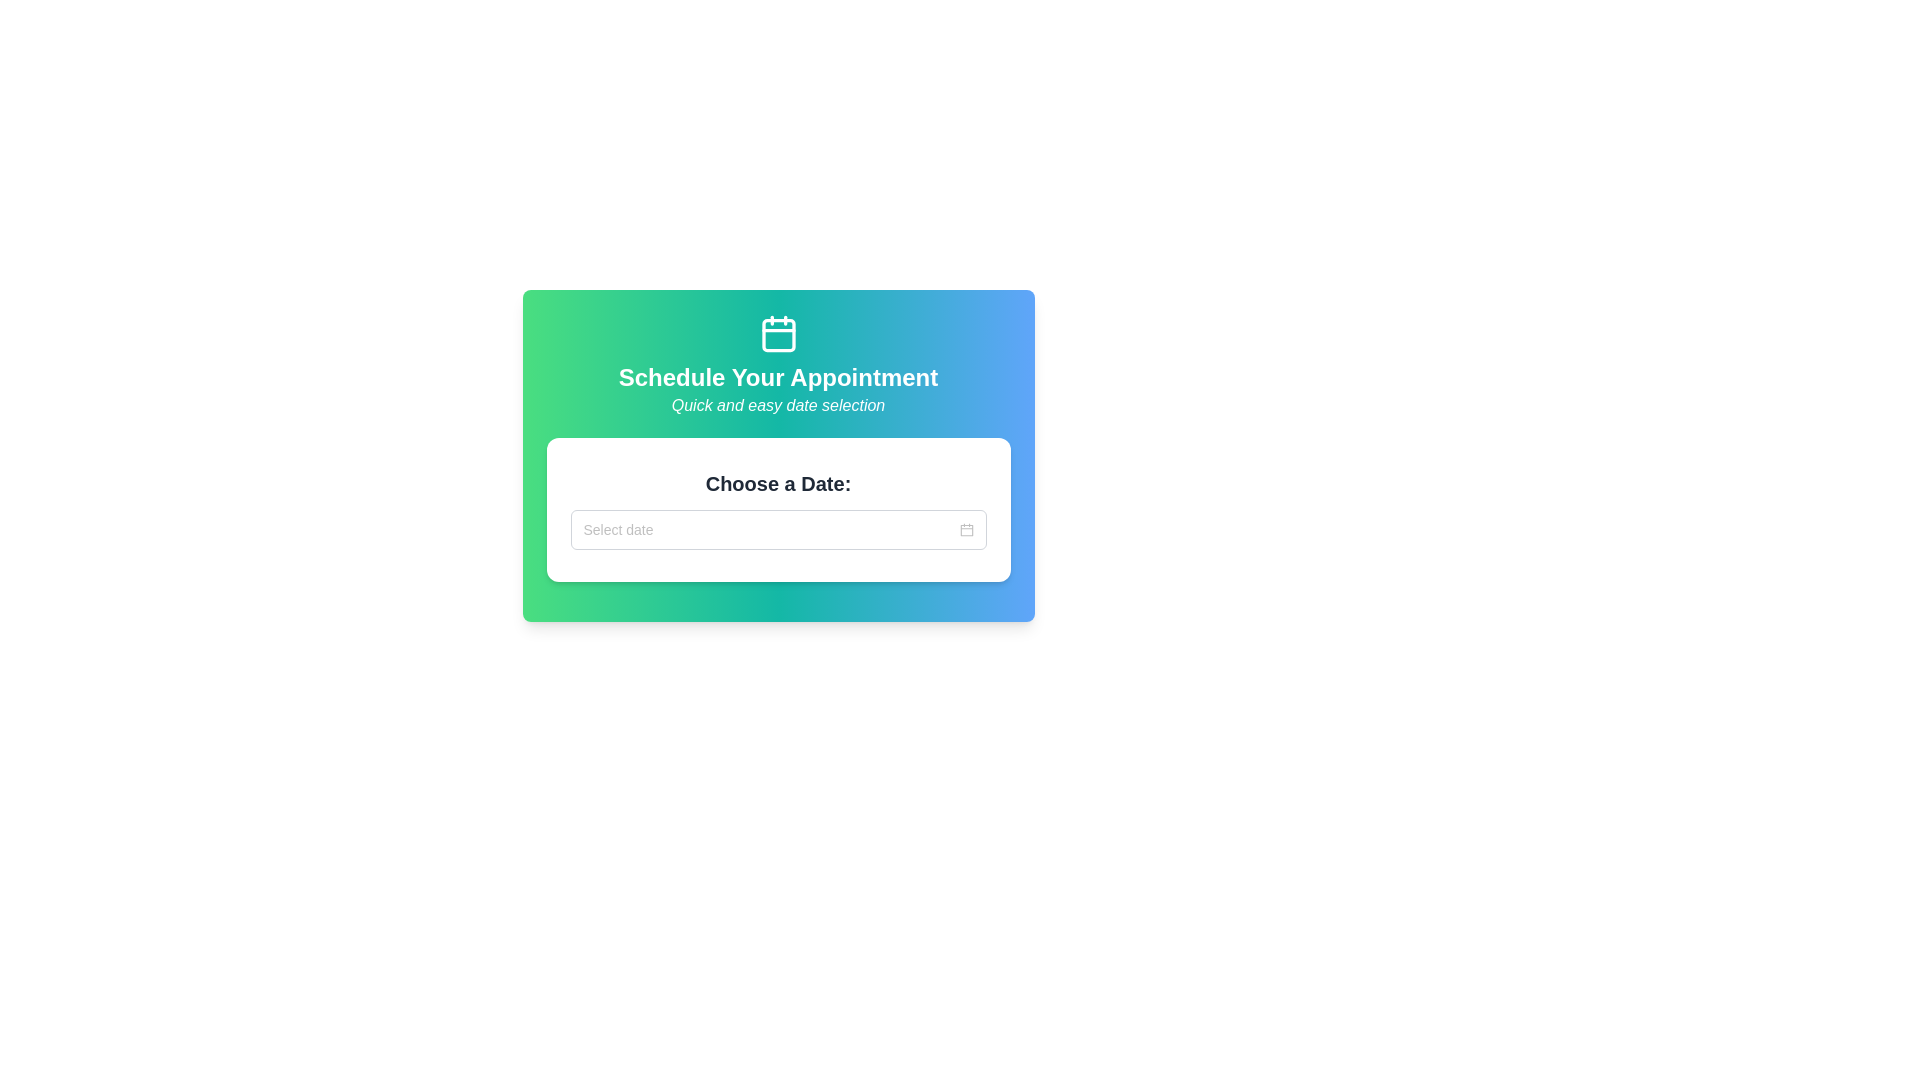 This screenshot has height=1080, width=1920. What do you see at coordinates (777, 333) in the screenshot?
I see `the Decorative Icon located at the center of the card above the text 'Schedule Your Appointment'` at bounding box center [777, 333].